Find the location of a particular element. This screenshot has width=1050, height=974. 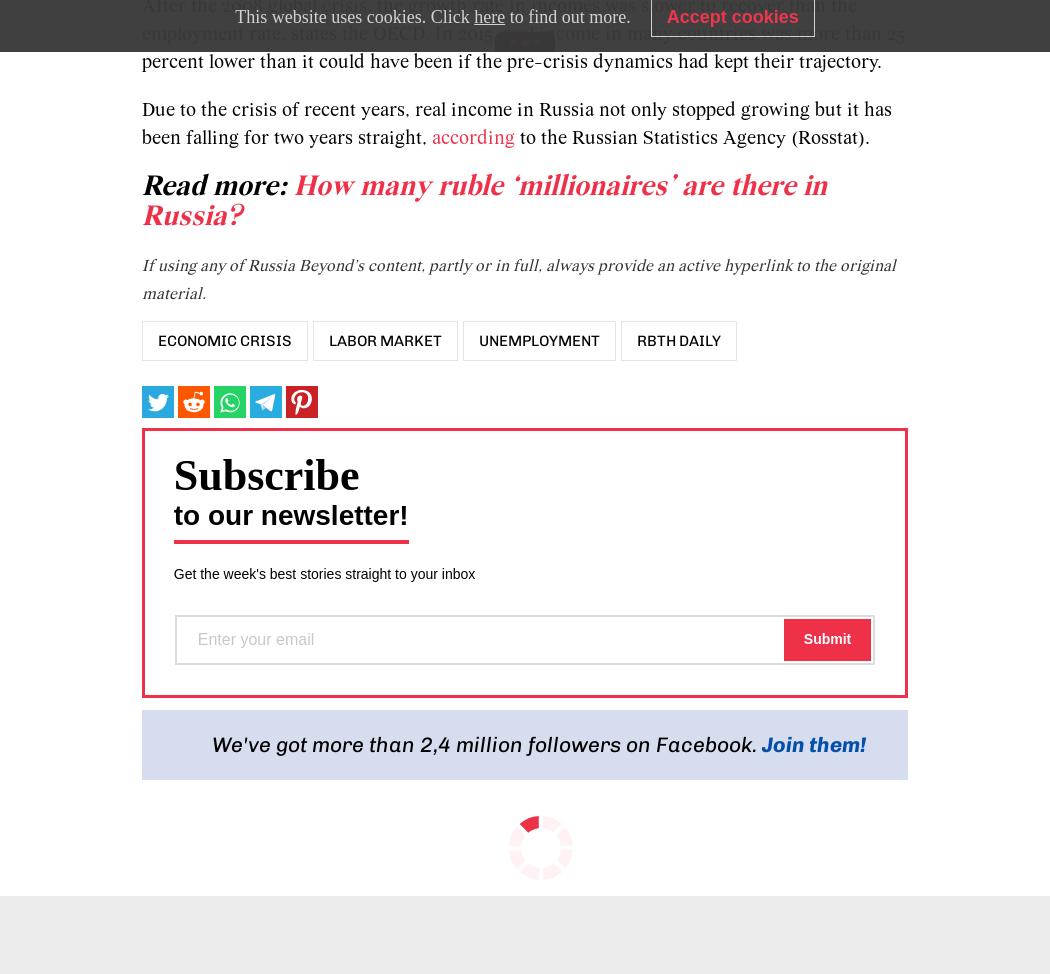

'labor market' is located at coordinates (384, 340).